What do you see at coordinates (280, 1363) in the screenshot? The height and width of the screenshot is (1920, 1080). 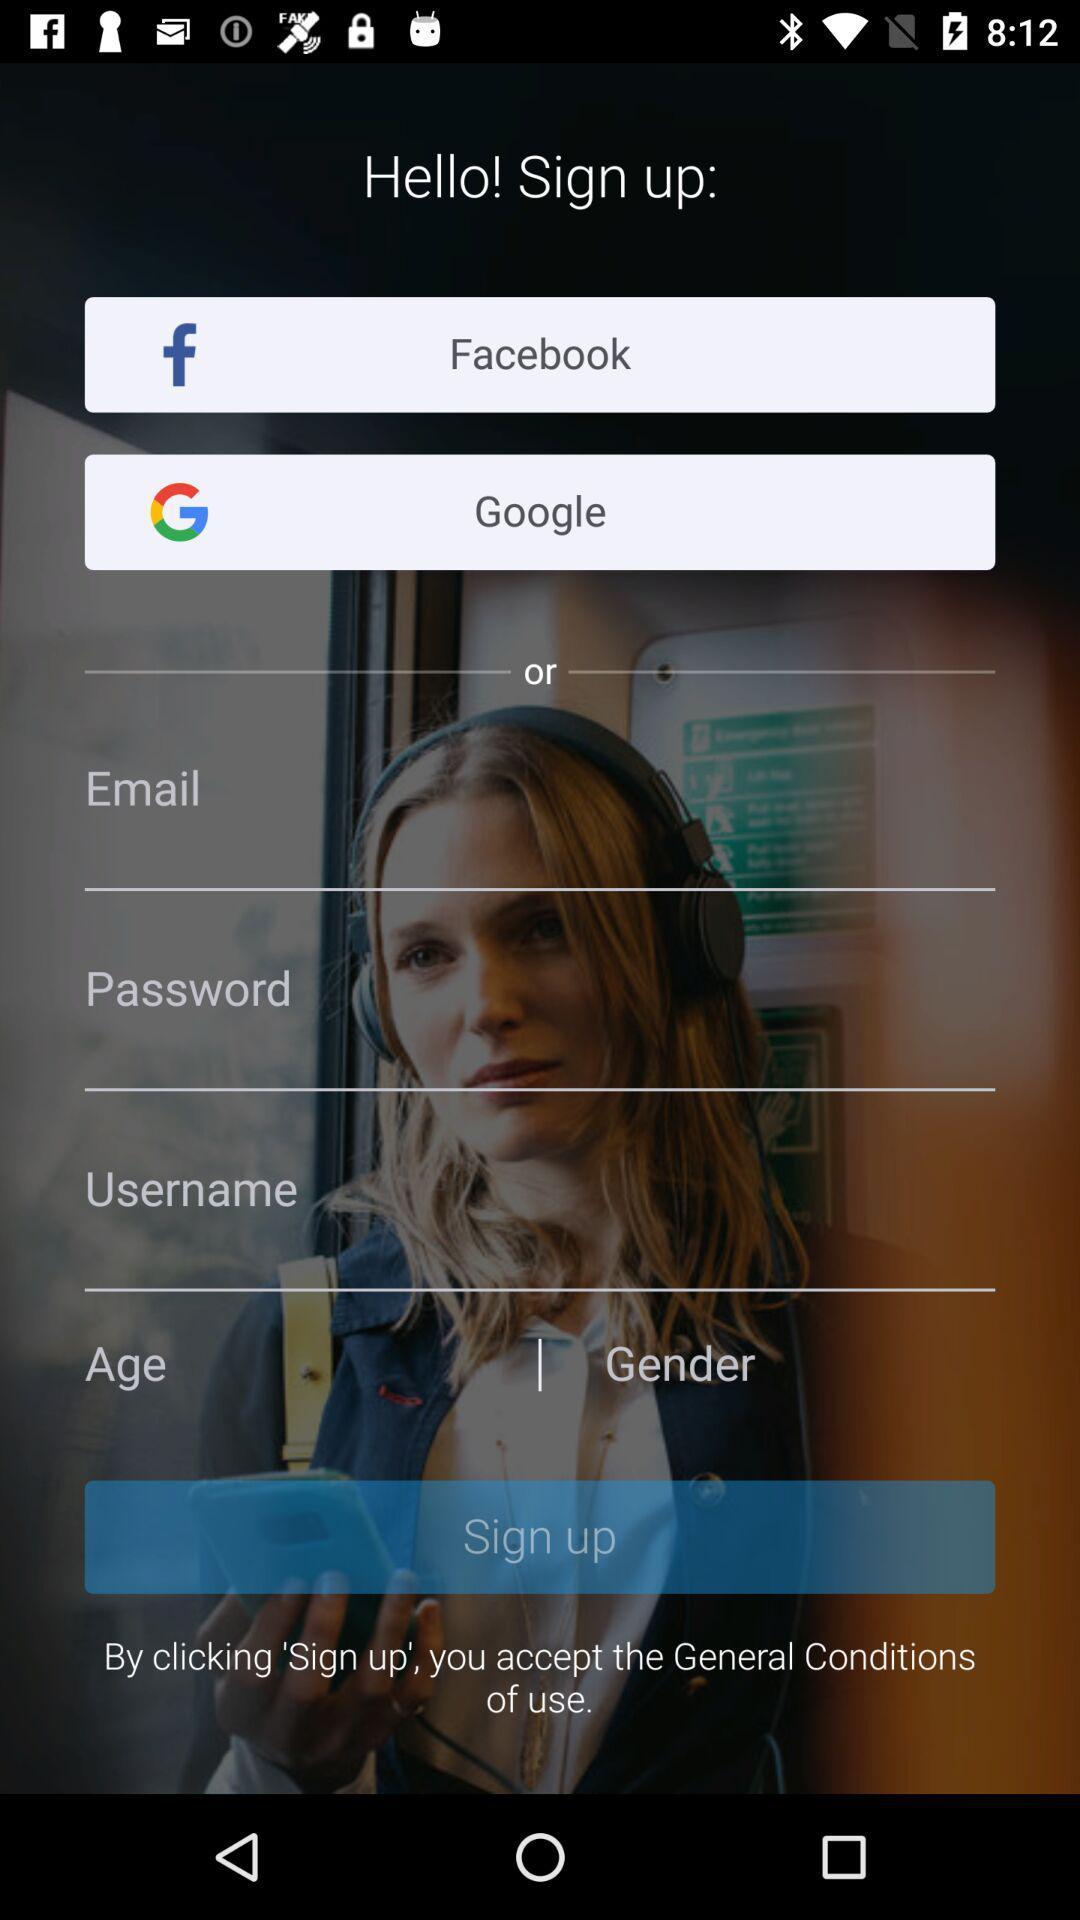 I see `indicate button` at bounding box center [280, 1363].